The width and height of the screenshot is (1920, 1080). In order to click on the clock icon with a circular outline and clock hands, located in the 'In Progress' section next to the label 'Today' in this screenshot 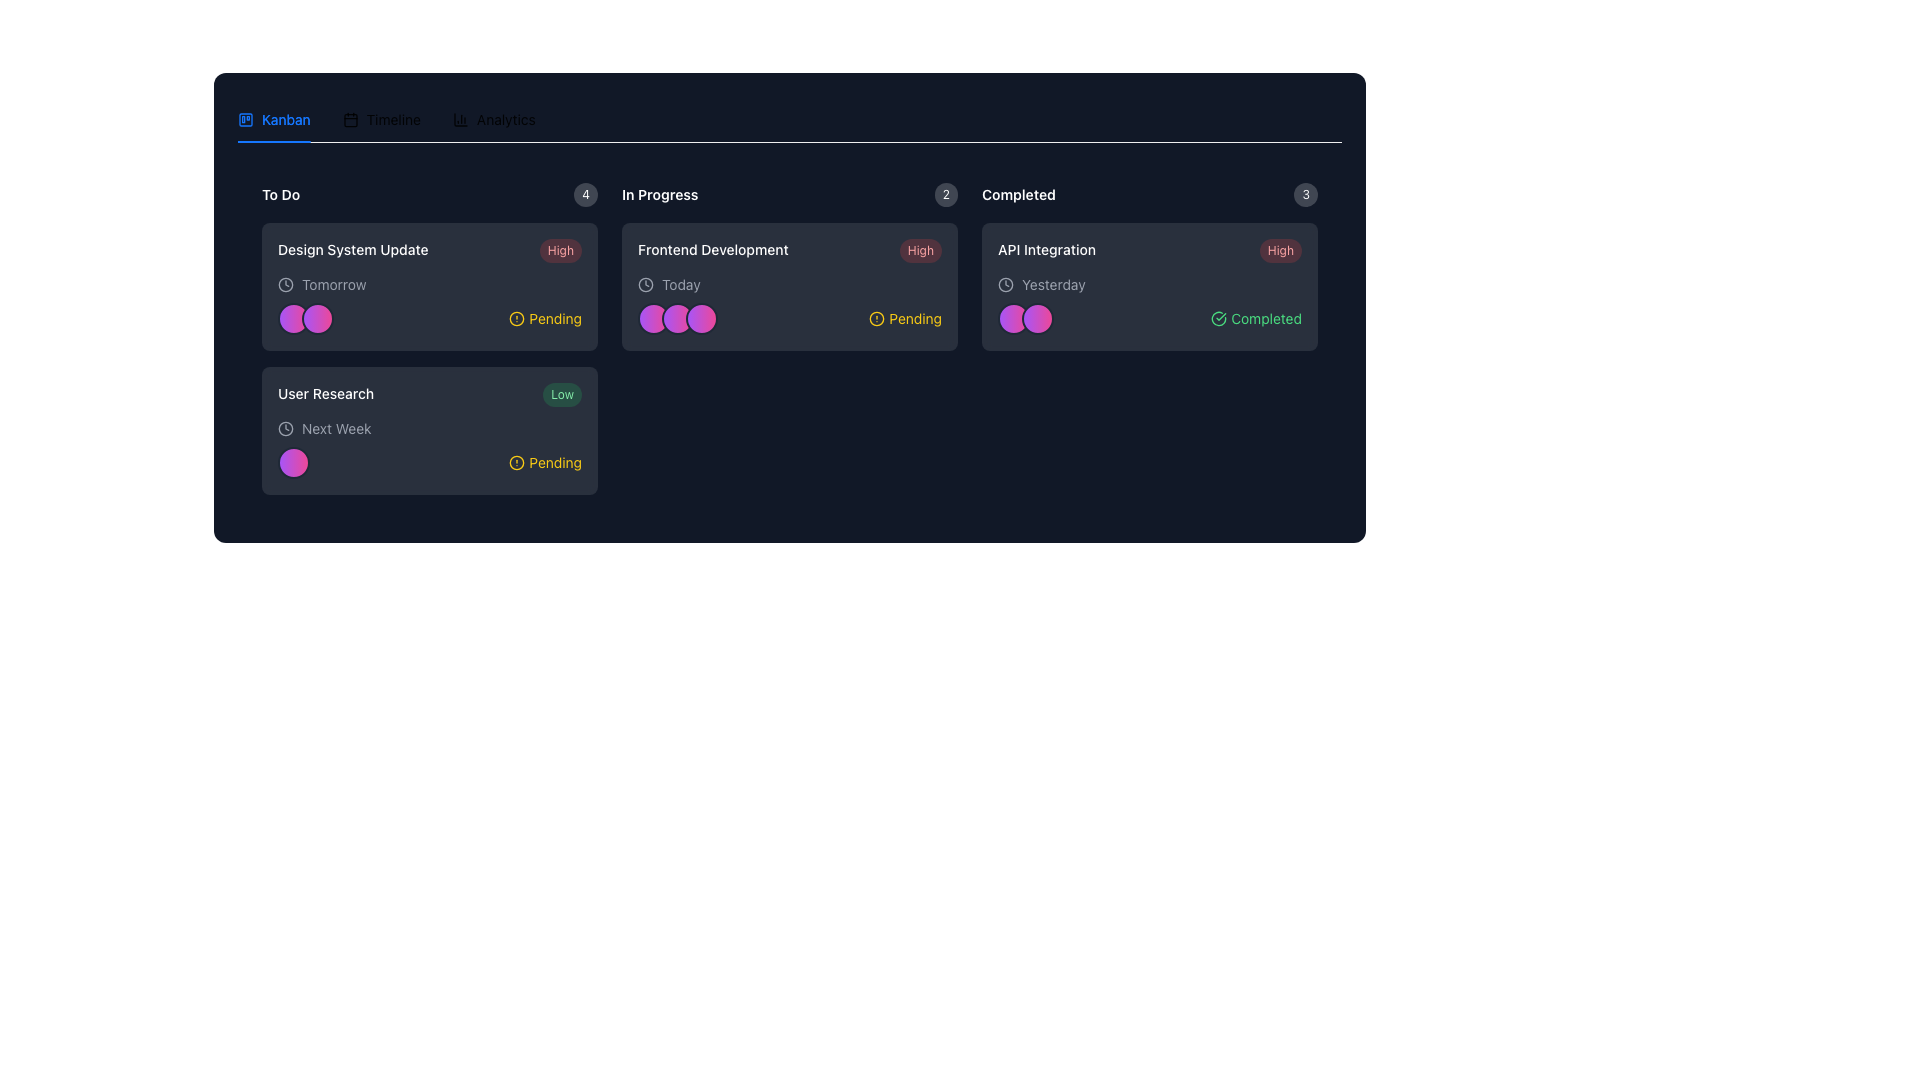, I will do `click(646, 285)`.